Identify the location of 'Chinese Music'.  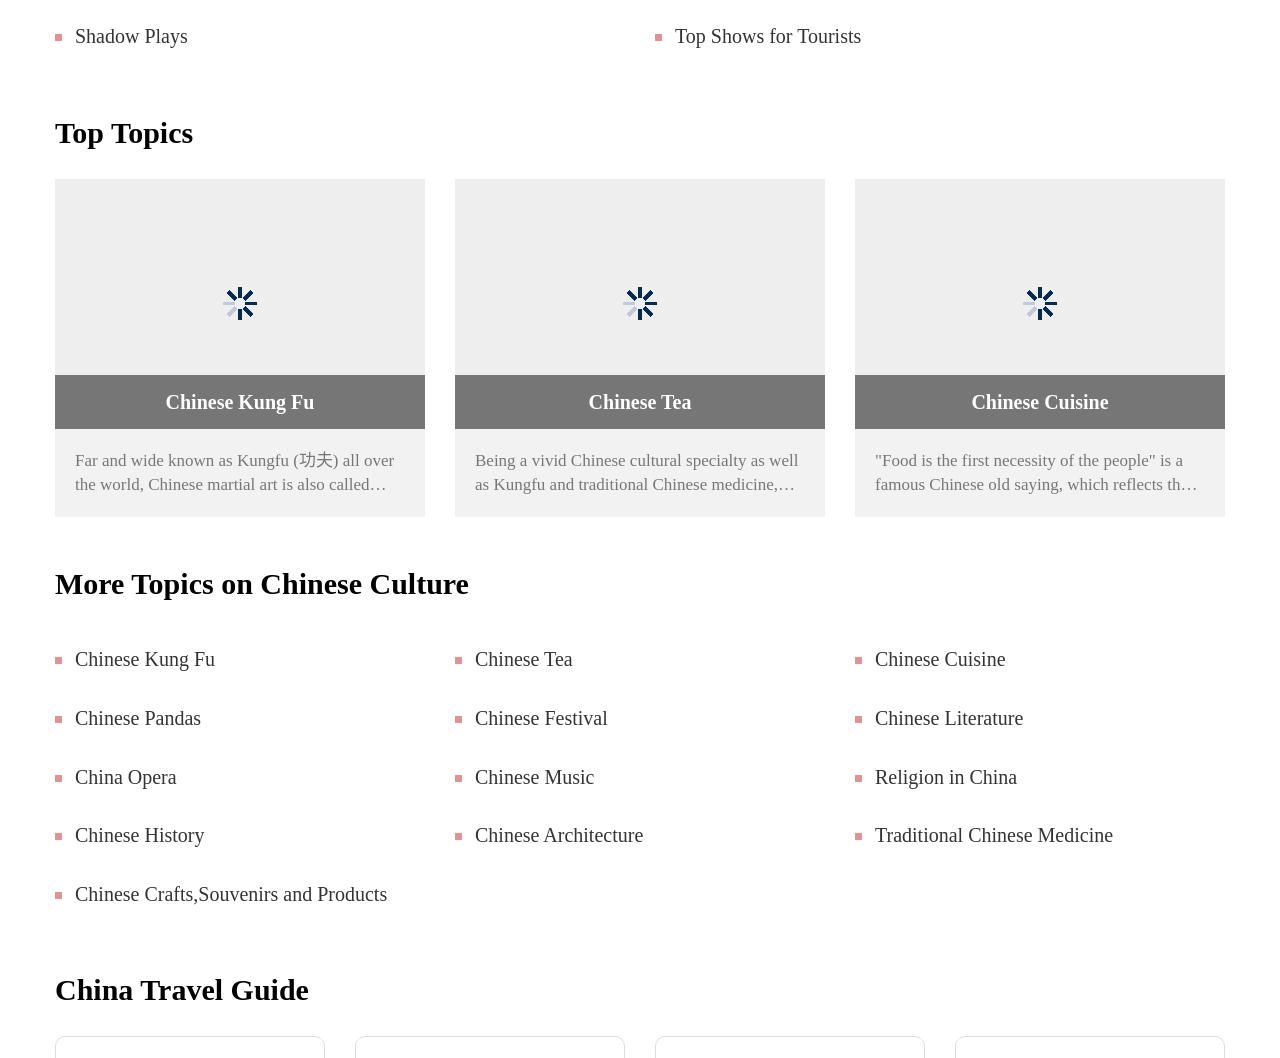
(534, 776).